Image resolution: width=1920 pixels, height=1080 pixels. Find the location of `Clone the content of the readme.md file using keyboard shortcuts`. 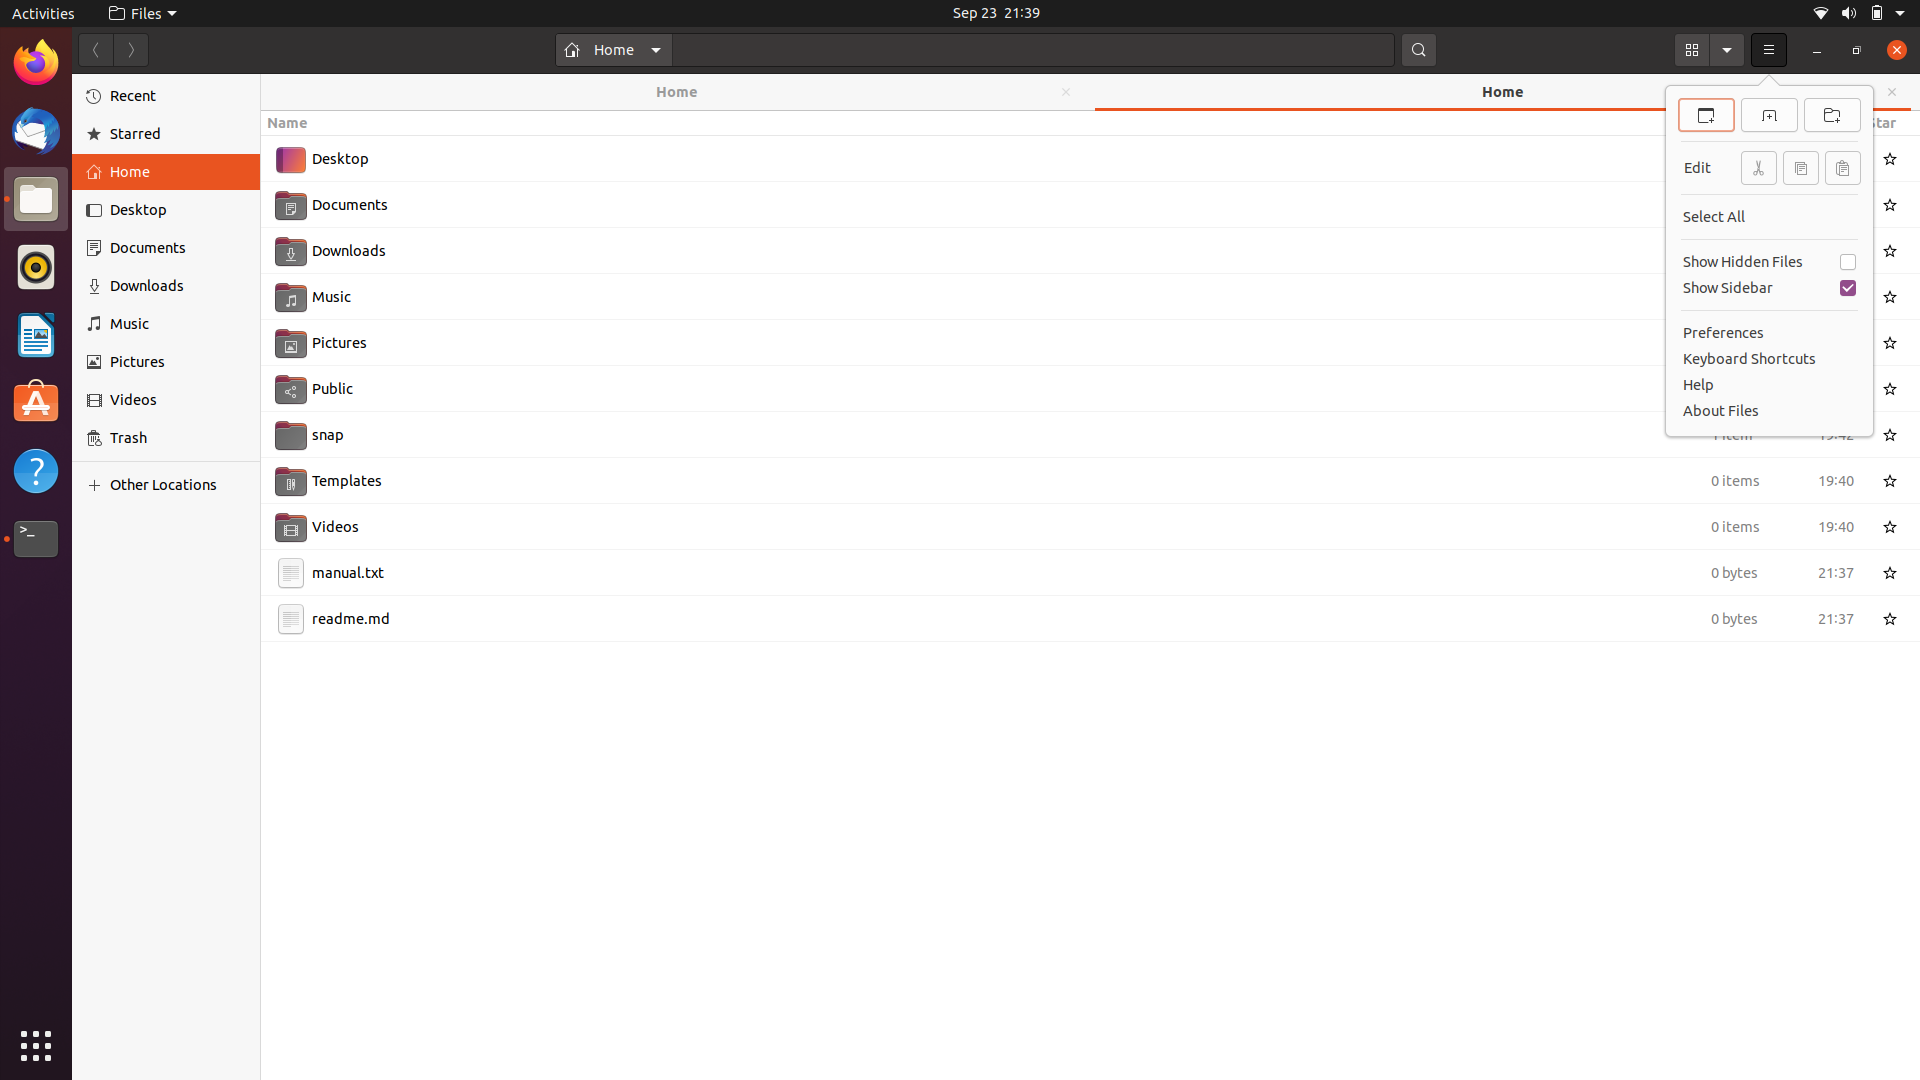

Clone the content of the readme.md file using keyboard shortcuts is located at coordinates (1068, 616).